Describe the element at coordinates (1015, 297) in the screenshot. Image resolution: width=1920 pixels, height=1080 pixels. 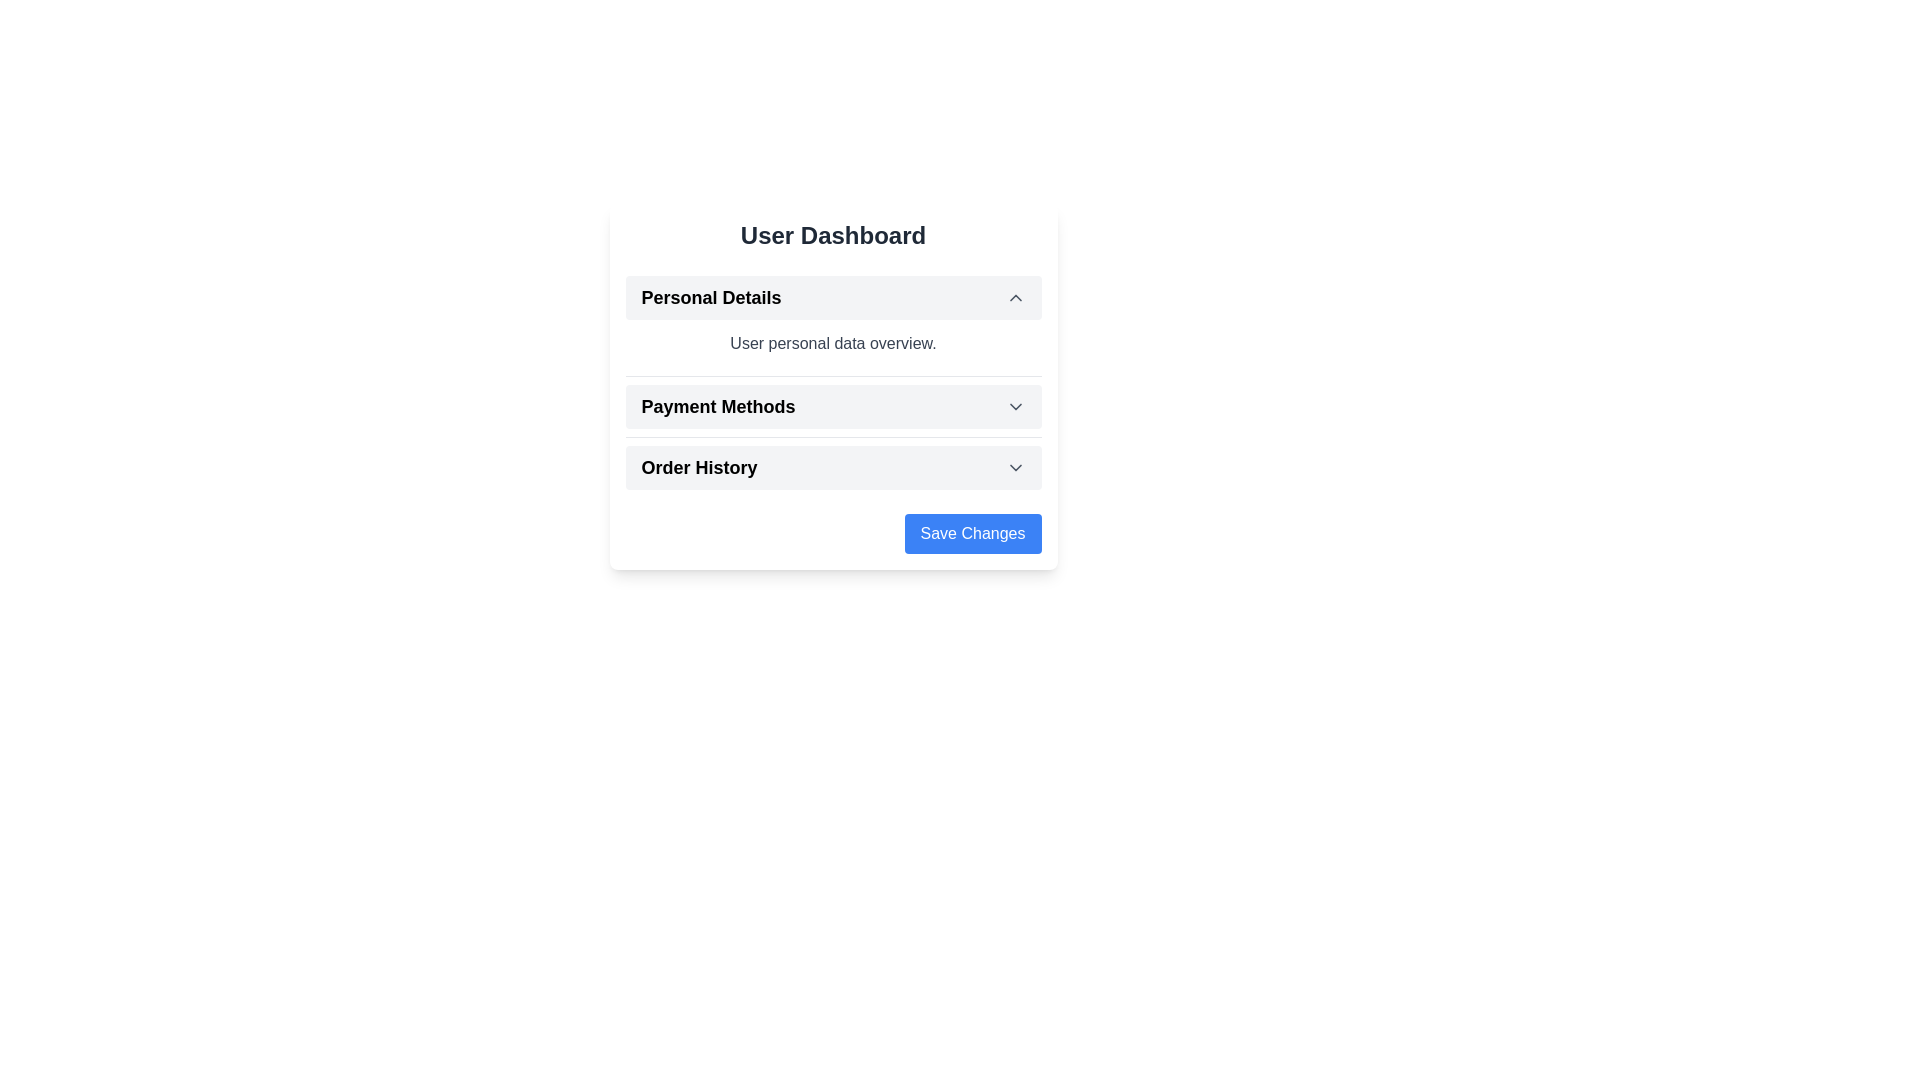
I see `the icon located at the far right of the 'Personal Details' section header` at that location.